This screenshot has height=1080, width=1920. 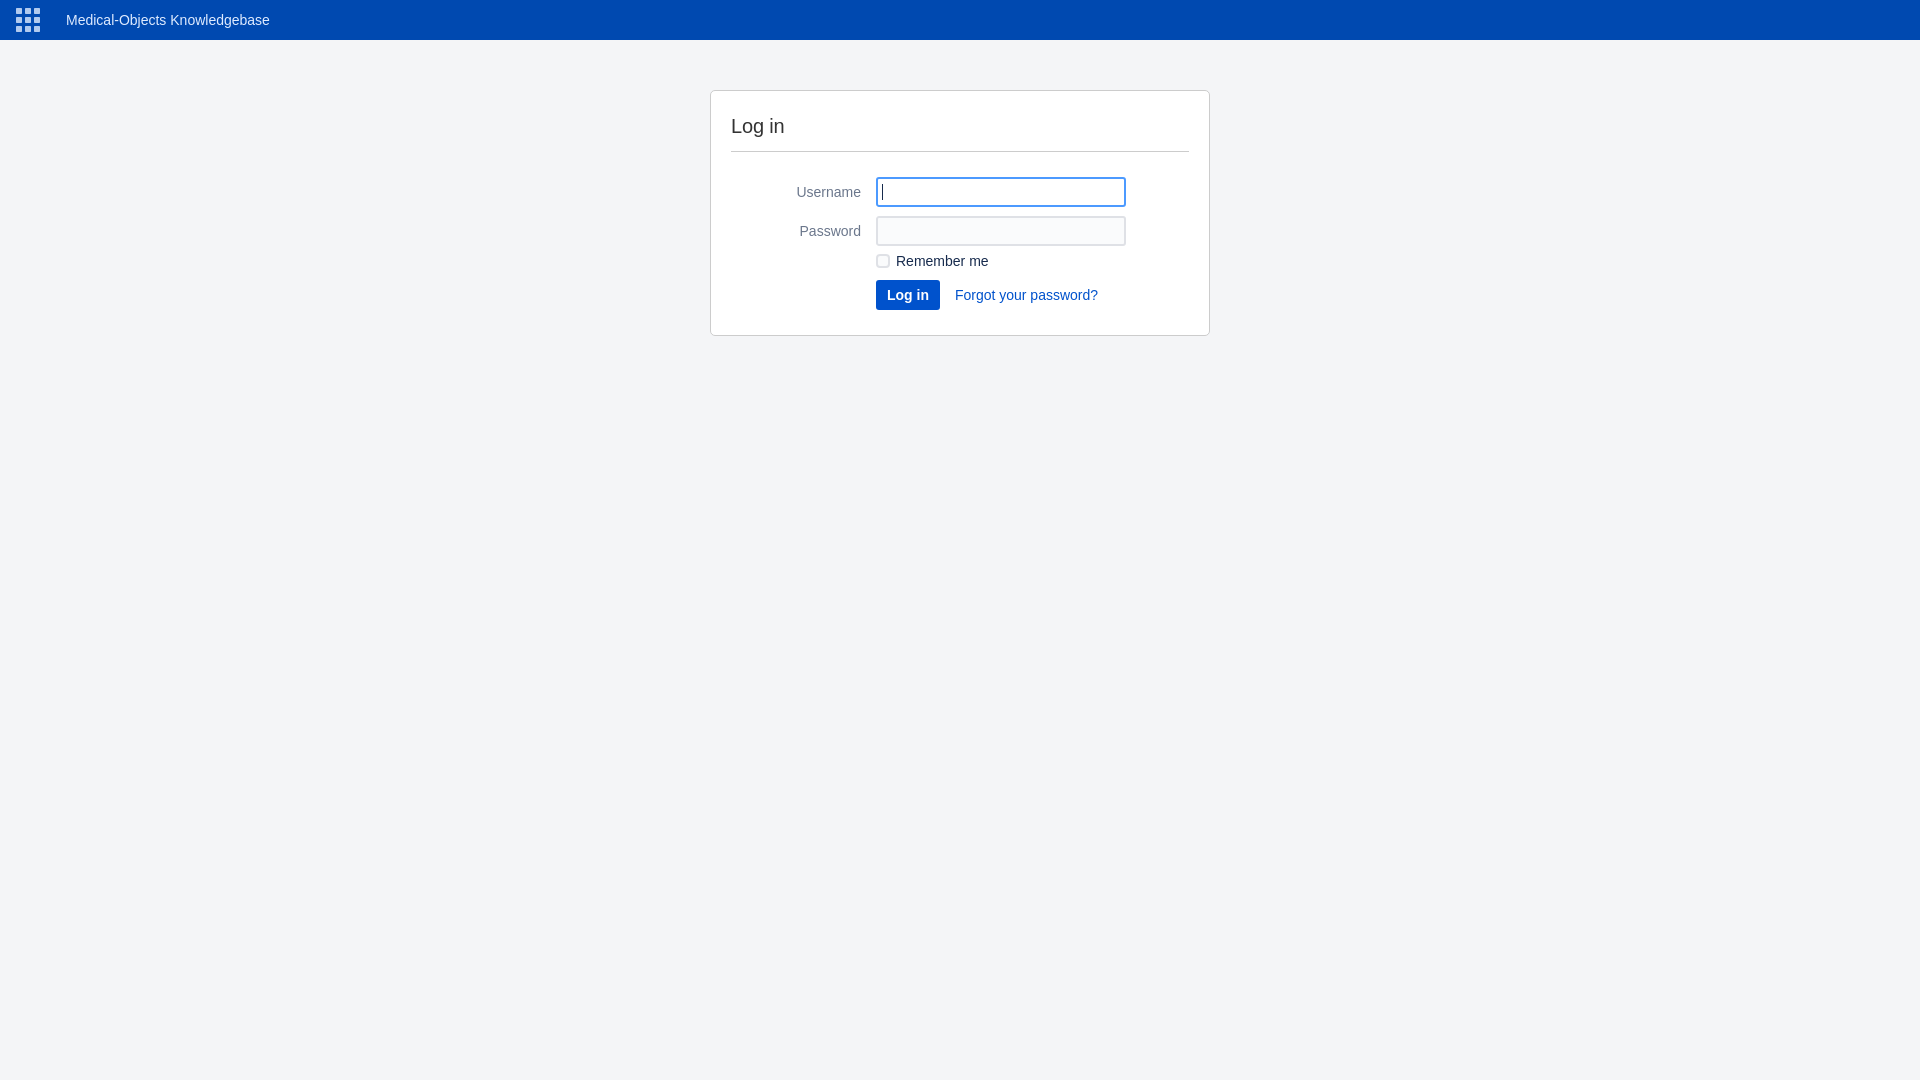 What do you see at coordinates (953, 294) in the screenshot?
I see `'Forgot your password?'` at bounding box center [953, 294].